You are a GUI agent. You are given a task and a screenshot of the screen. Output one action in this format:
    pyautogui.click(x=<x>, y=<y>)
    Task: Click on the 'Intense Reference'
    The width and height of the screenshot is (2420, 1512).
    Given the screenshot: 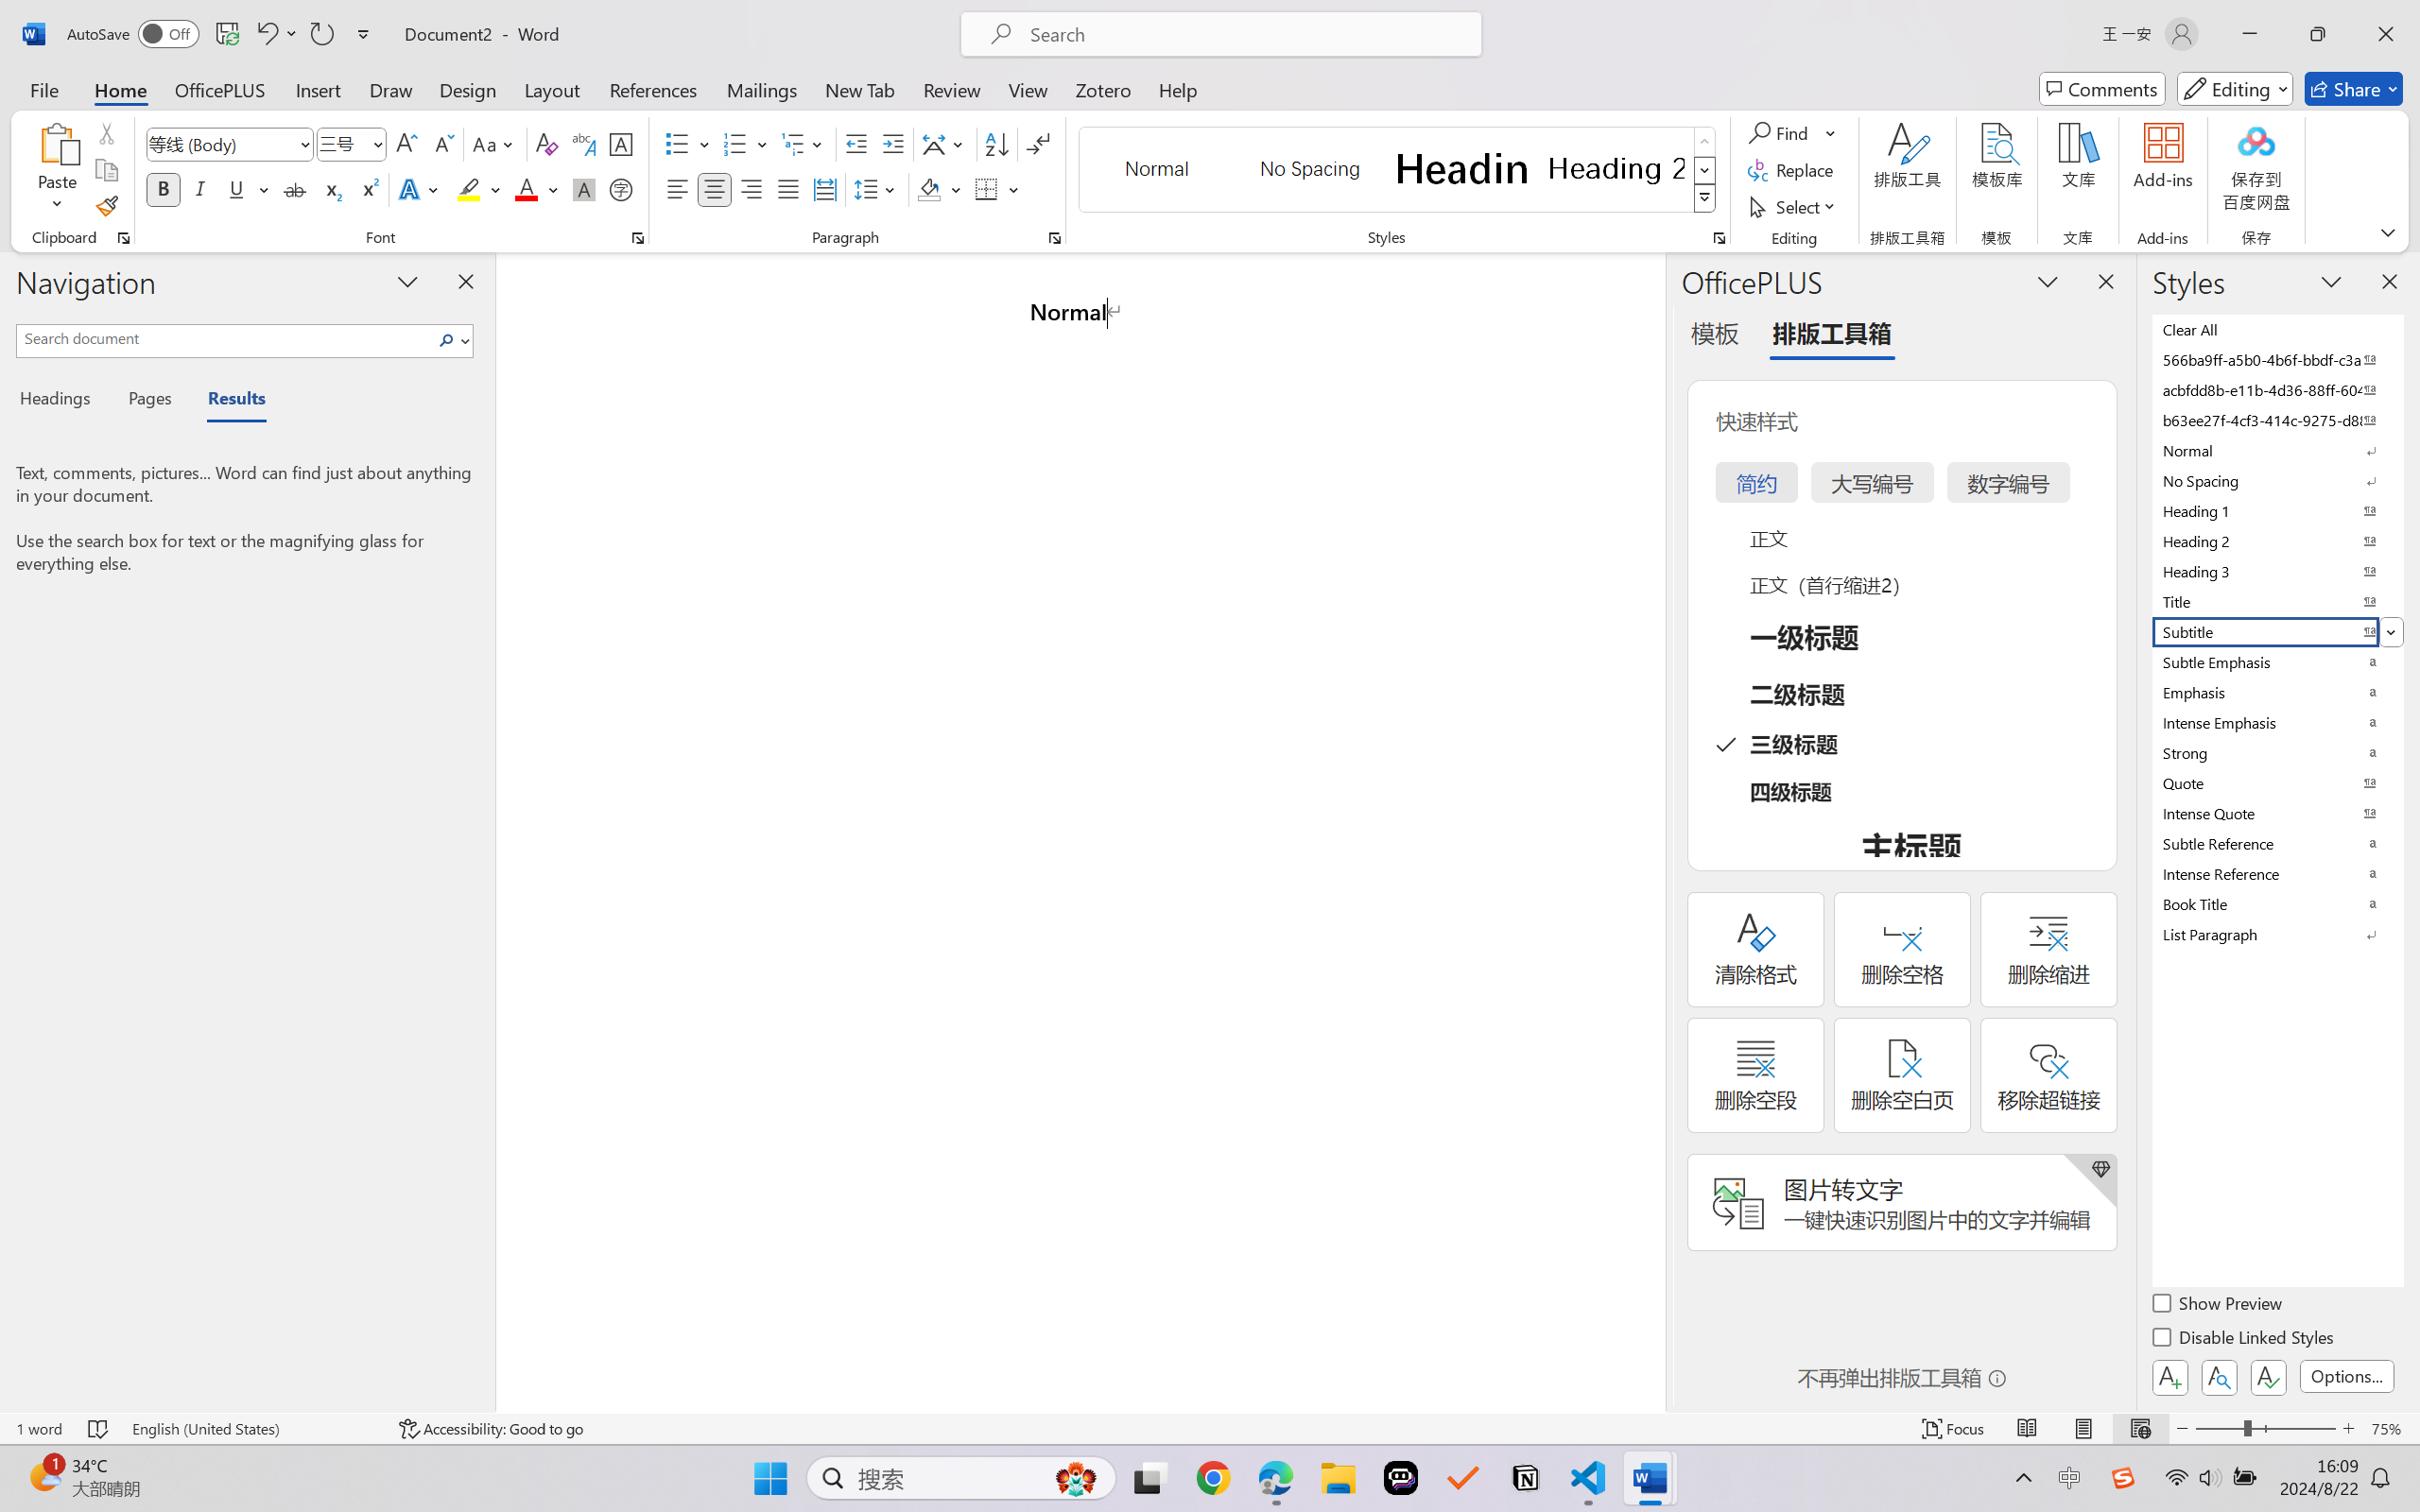 What is the action you would take?
    pyautogui.click(x=2275, y=872)
    